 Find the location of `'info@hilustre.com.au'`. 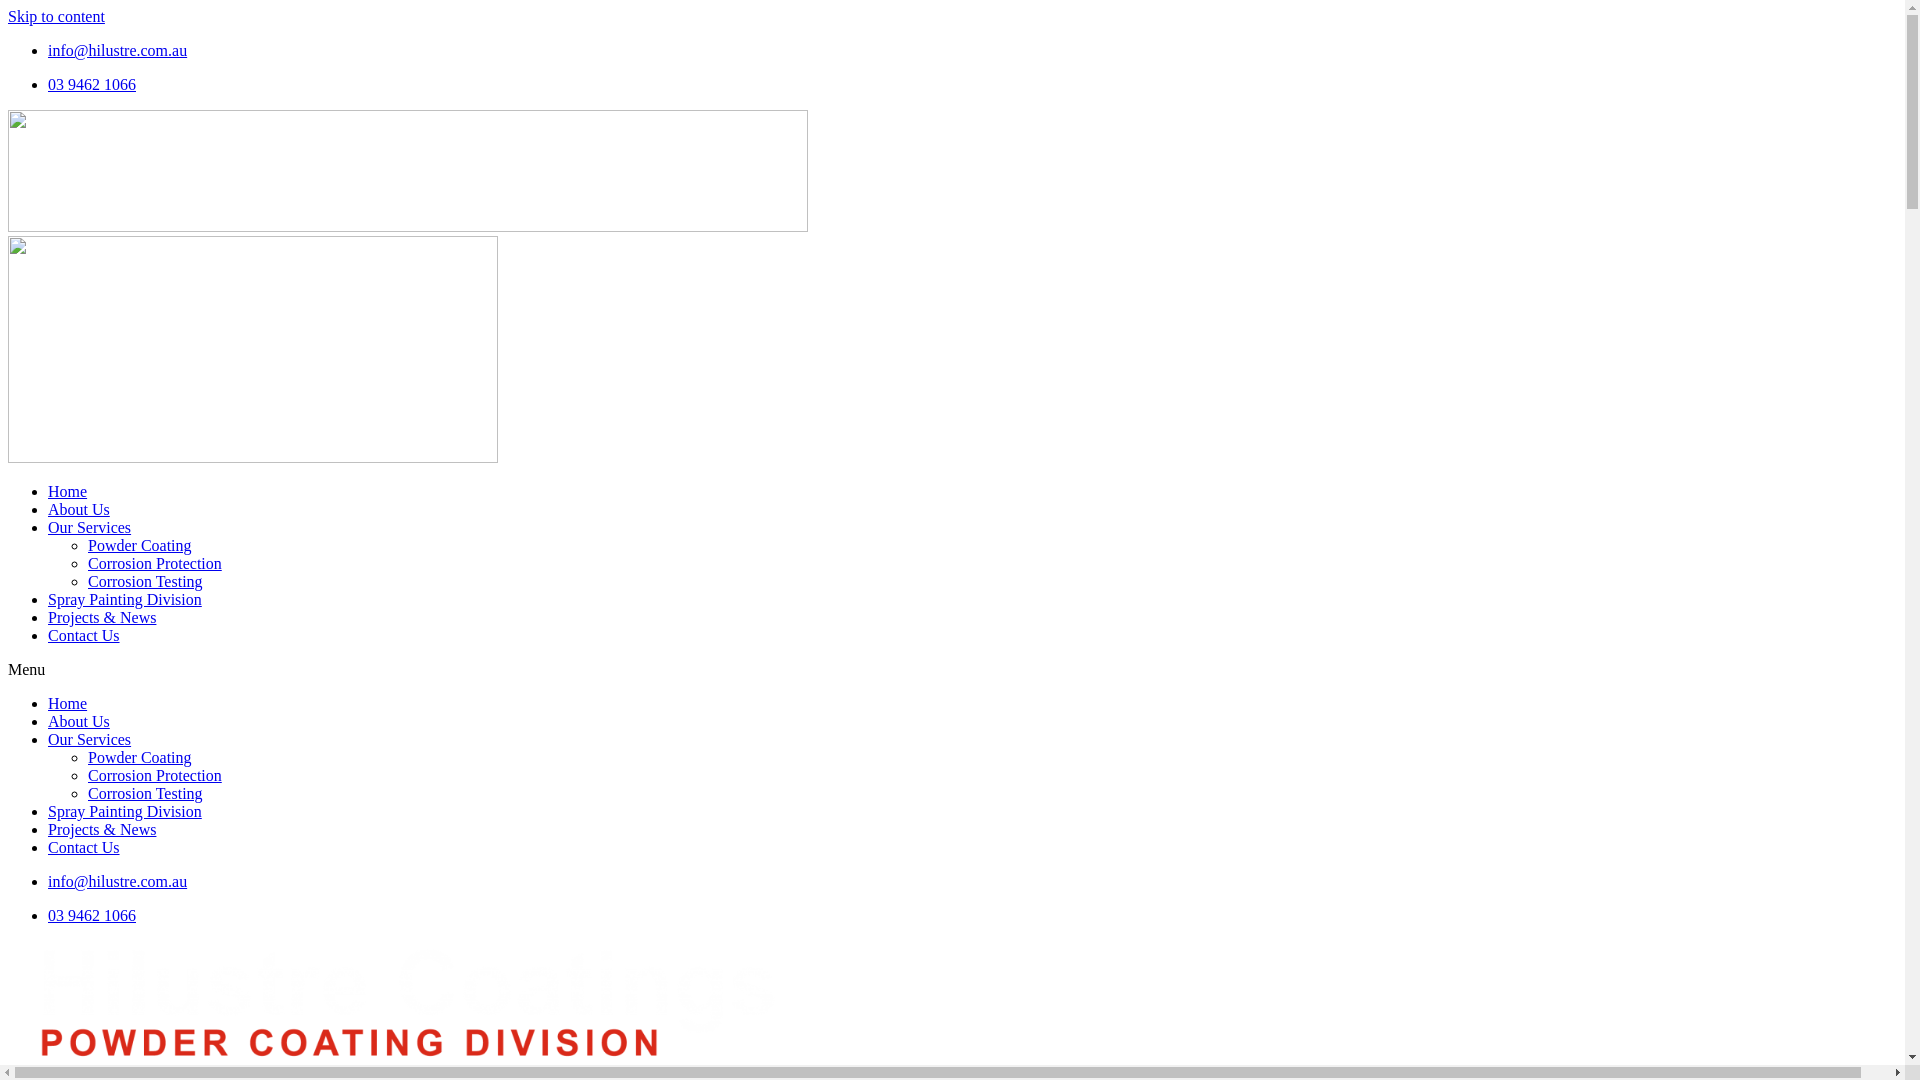

'info@hilustre.com.au' is located at coordinates (116, 49).